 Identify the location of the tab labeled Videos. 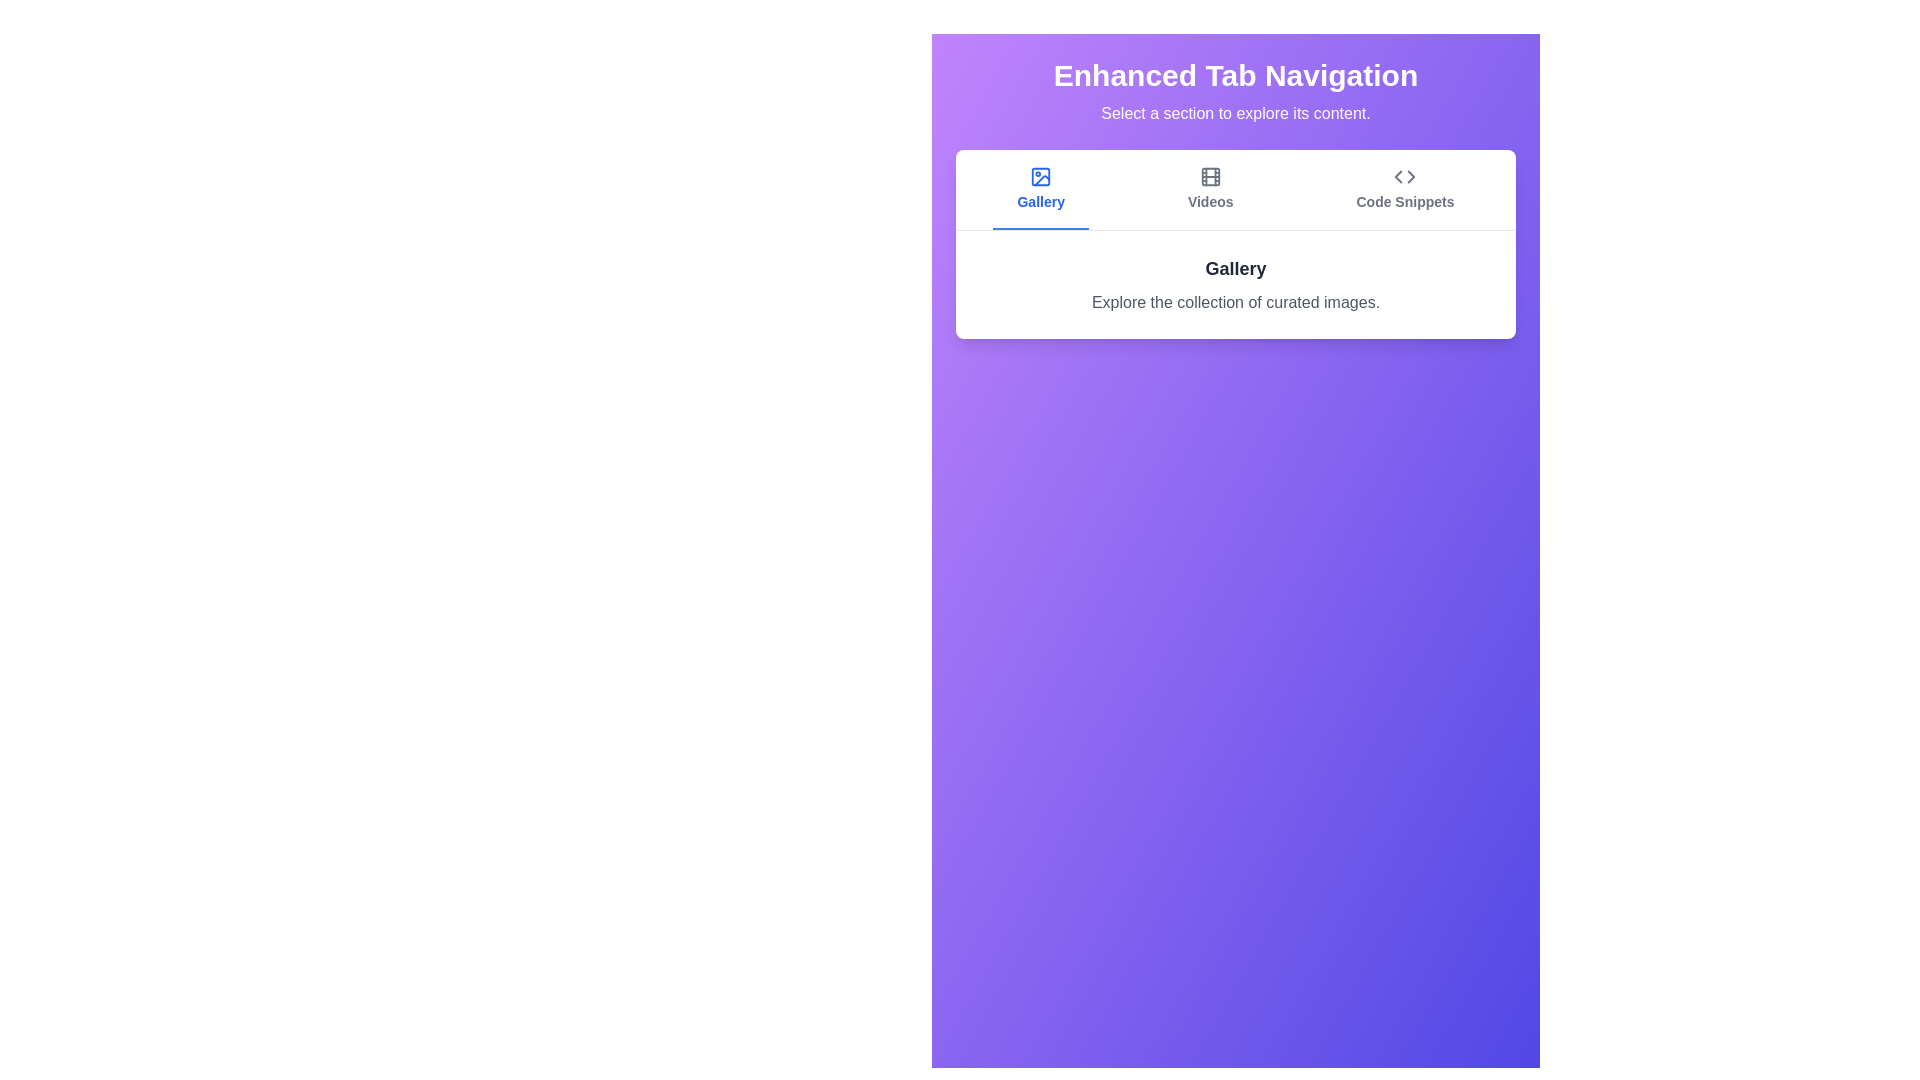
(1208, 189).